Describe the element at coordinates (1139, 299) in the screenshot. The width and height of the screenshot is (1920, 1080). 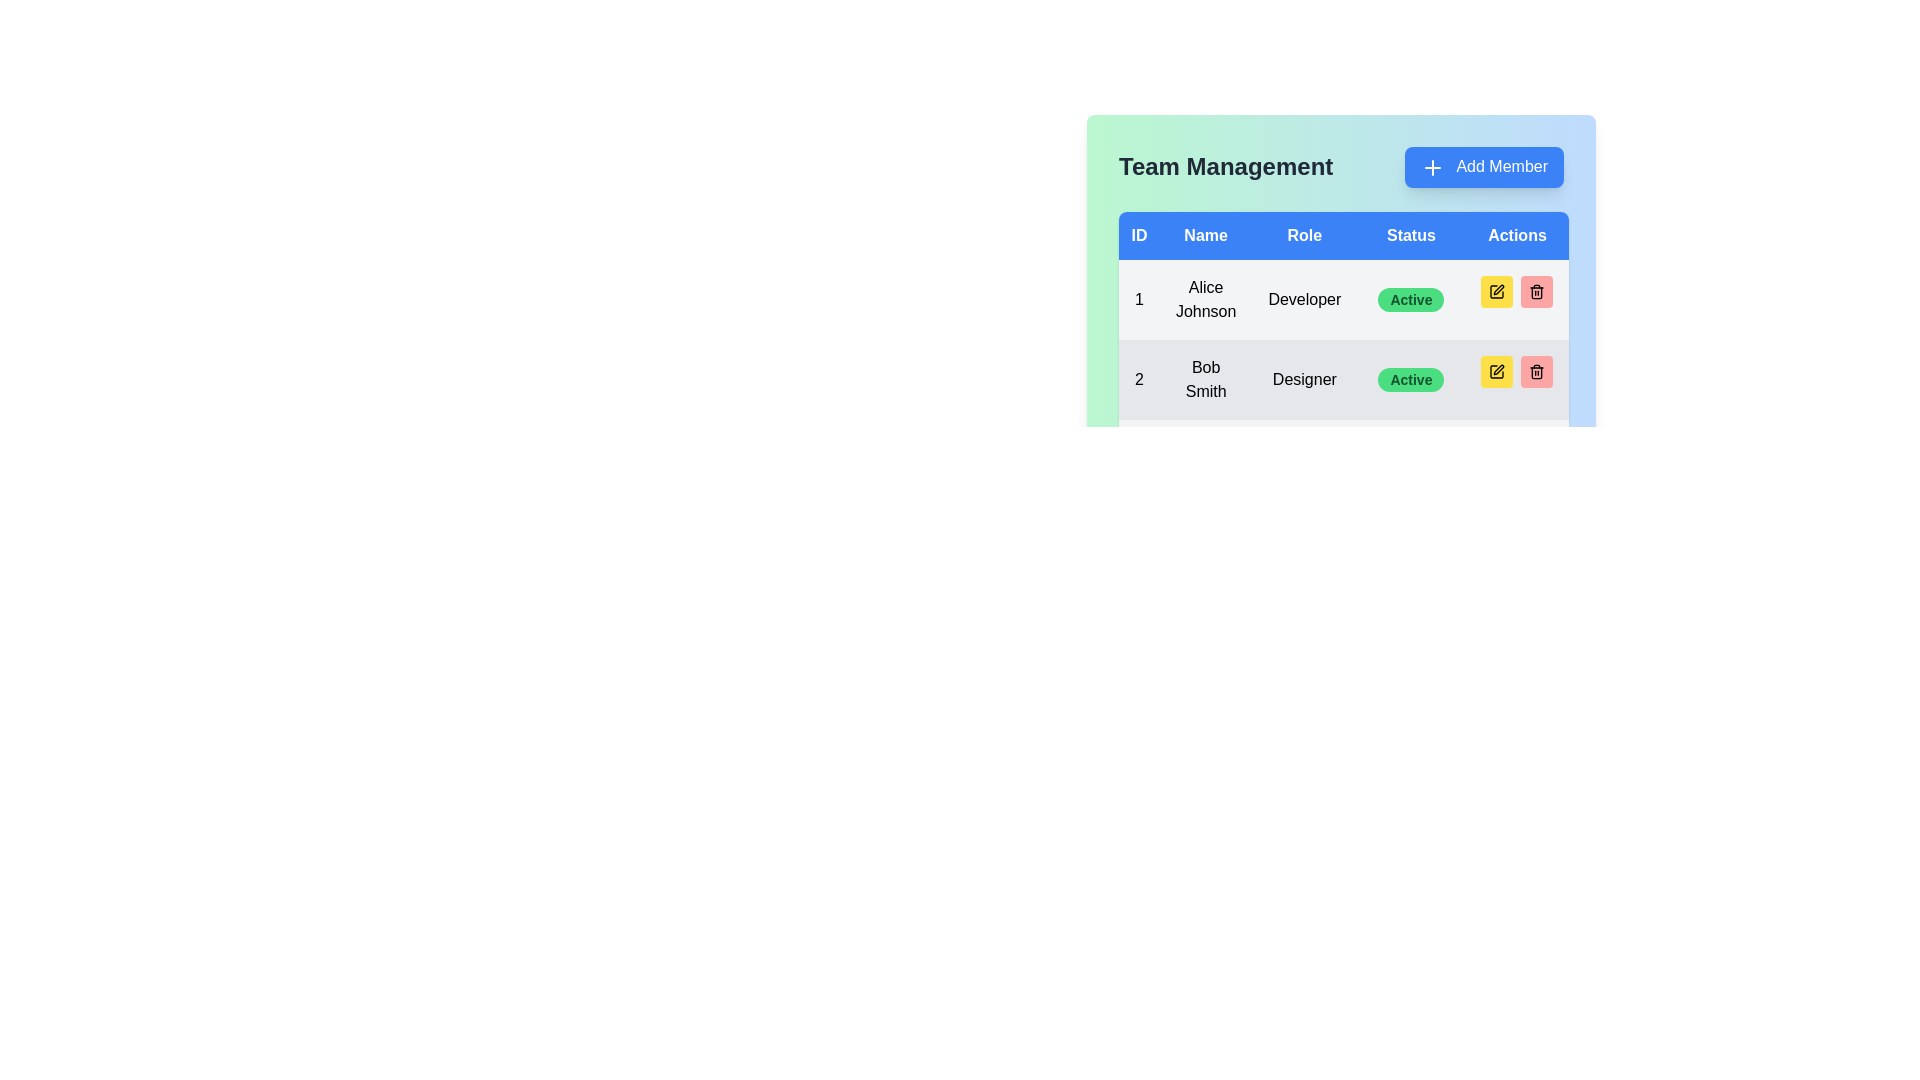
I see `the Text element that identifies the ID of the first entry in the table, corresponding to Alice Johnson` at that location.